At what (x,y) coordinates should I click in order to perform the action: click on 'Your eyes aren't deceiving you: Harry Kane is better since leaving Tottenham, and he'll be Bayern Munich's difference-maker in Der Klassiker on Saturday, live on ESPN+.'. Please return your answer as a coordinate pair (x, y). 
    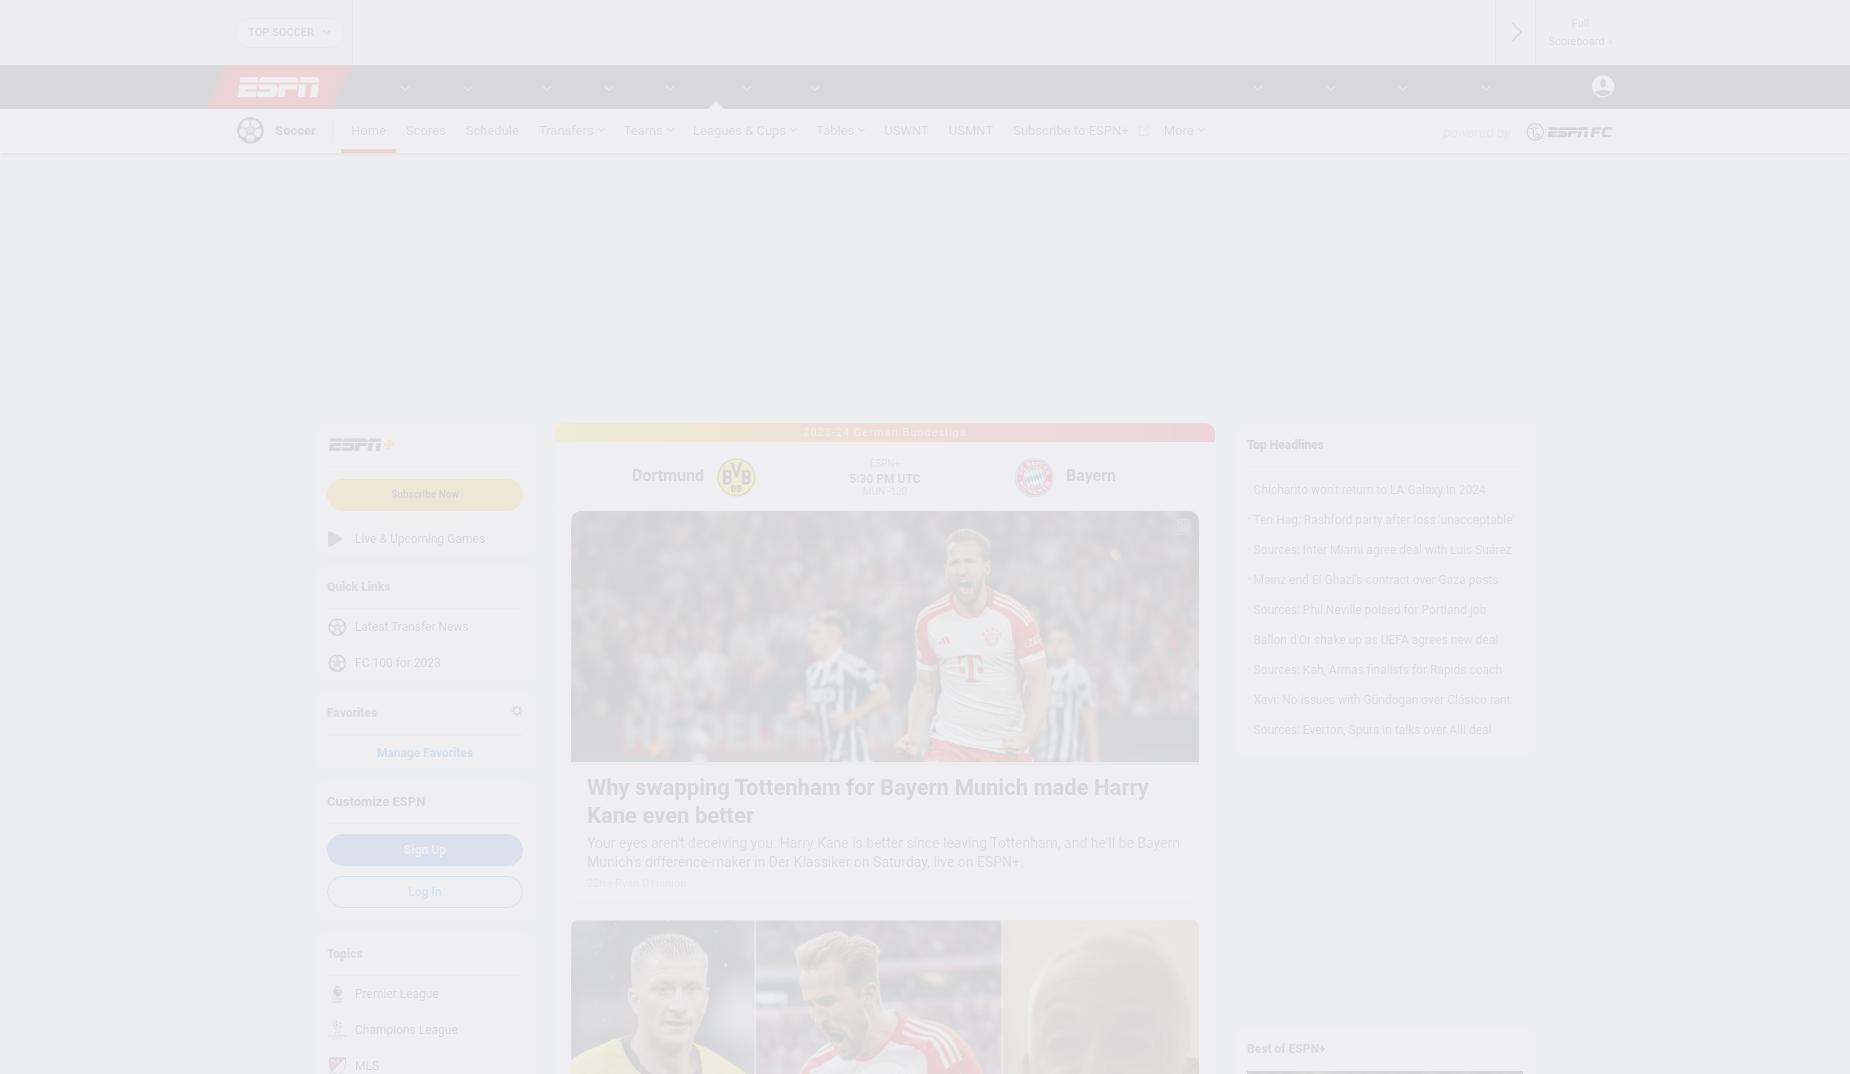
    Looking at the image, I should click on (883, 852).